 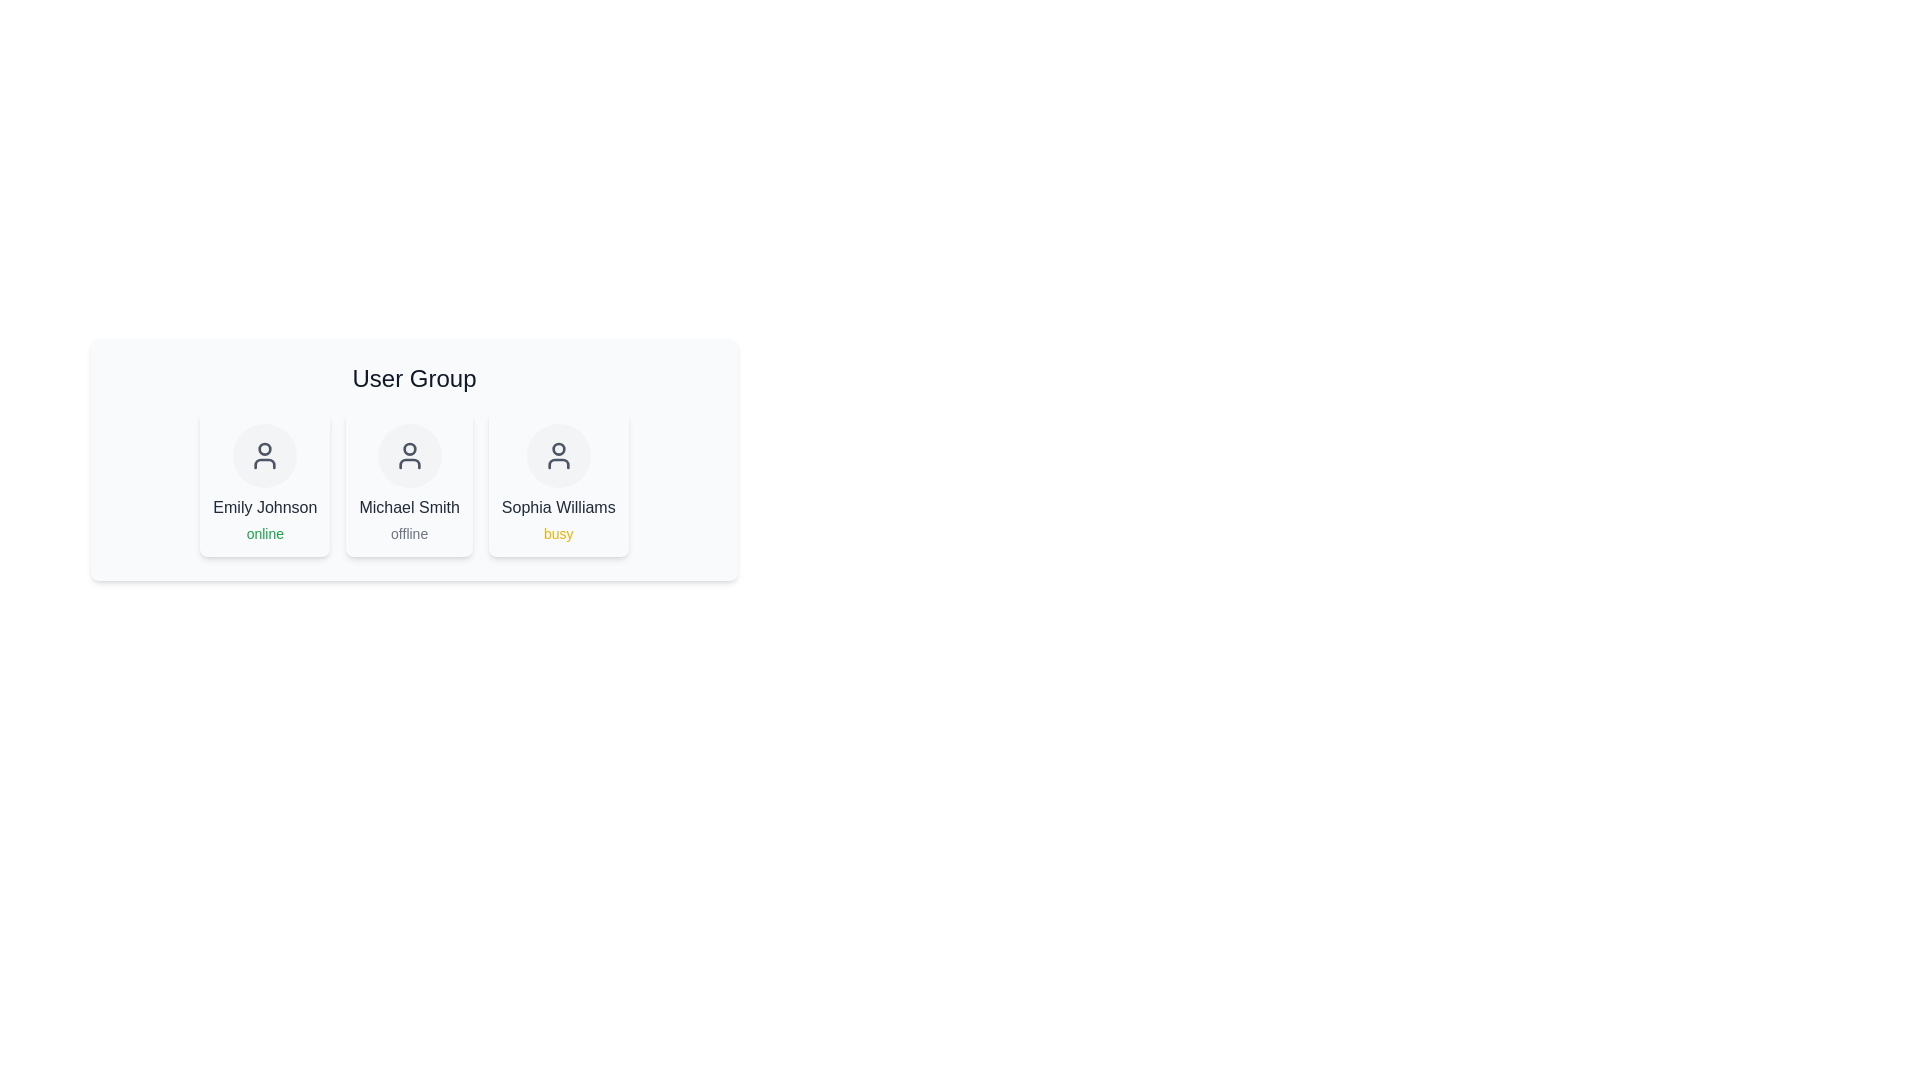 I want to click on the Profile card that represents a user profile, located as the third card in a row of three, so click(x=558, y=483).